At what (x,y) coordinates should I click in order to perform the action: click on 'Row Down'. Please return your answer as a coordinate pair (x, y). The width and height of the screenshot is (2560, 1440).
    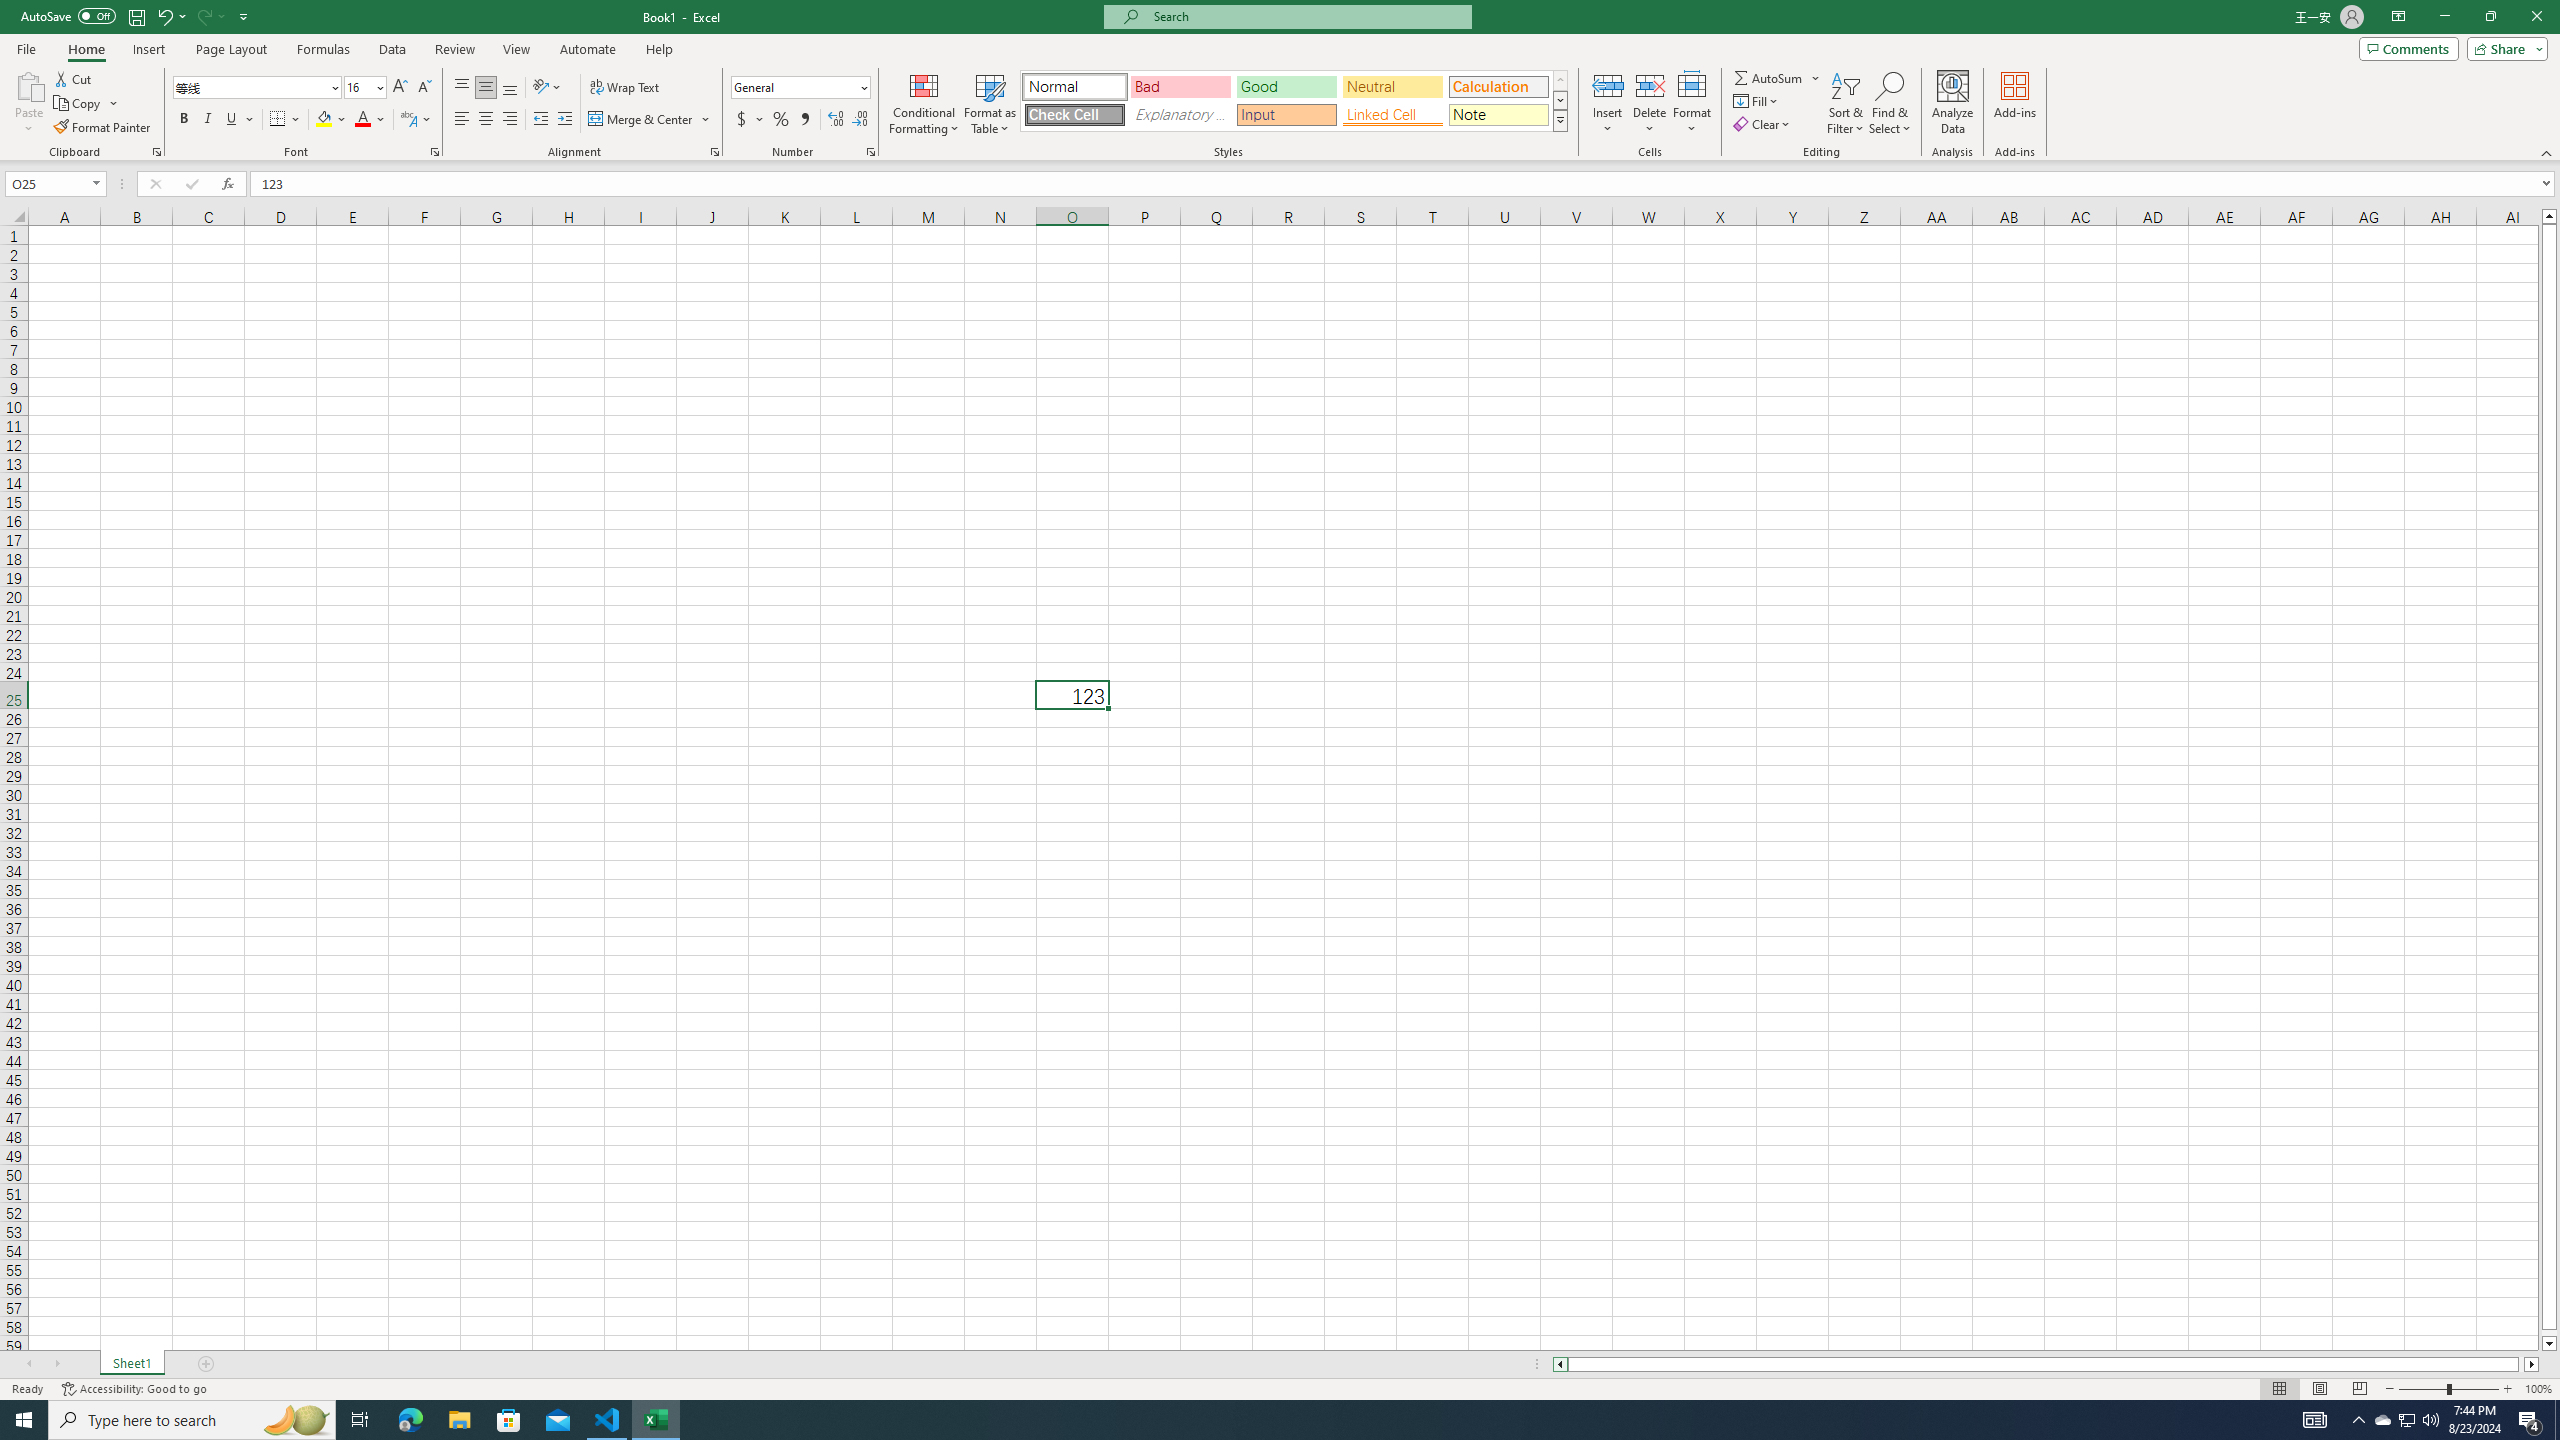
    Looking at the image, I should click on (1560, 99).